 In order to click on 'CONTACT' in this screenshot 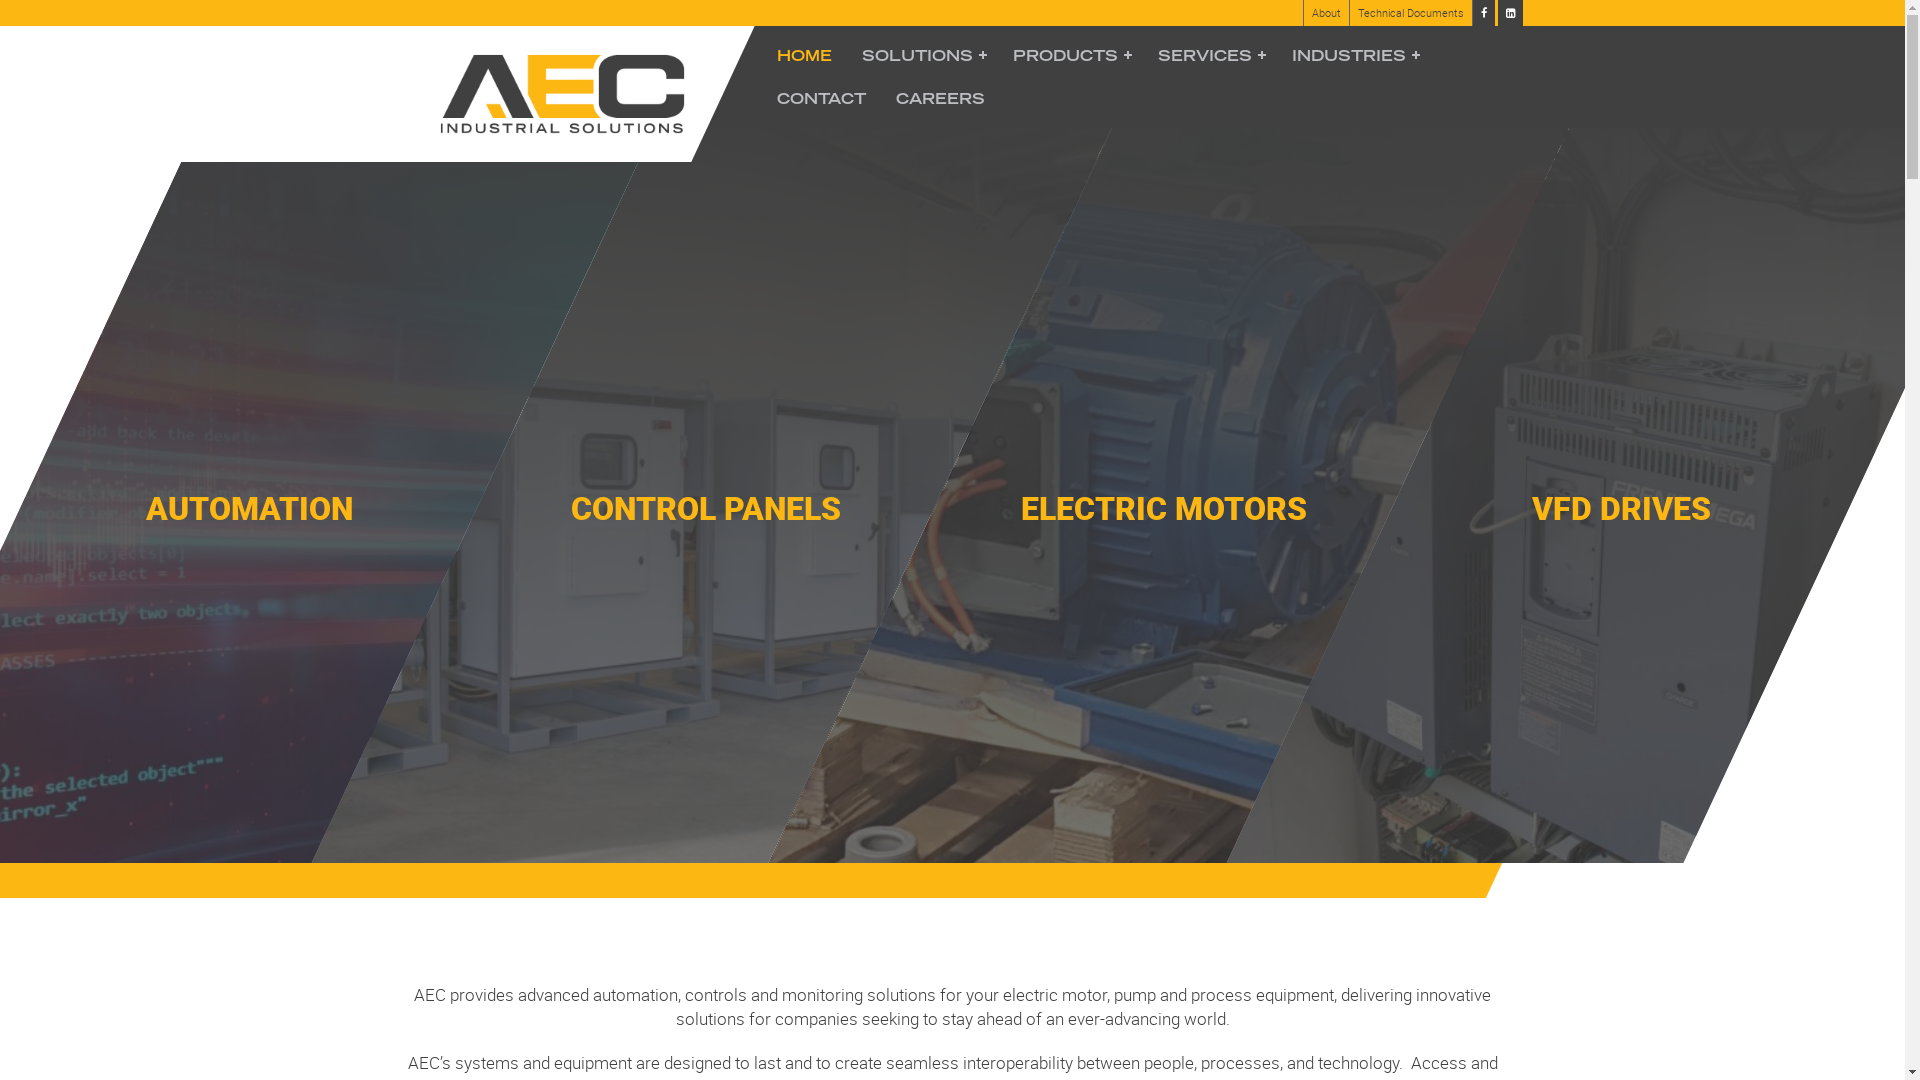, I will do `click(821, 98)`.